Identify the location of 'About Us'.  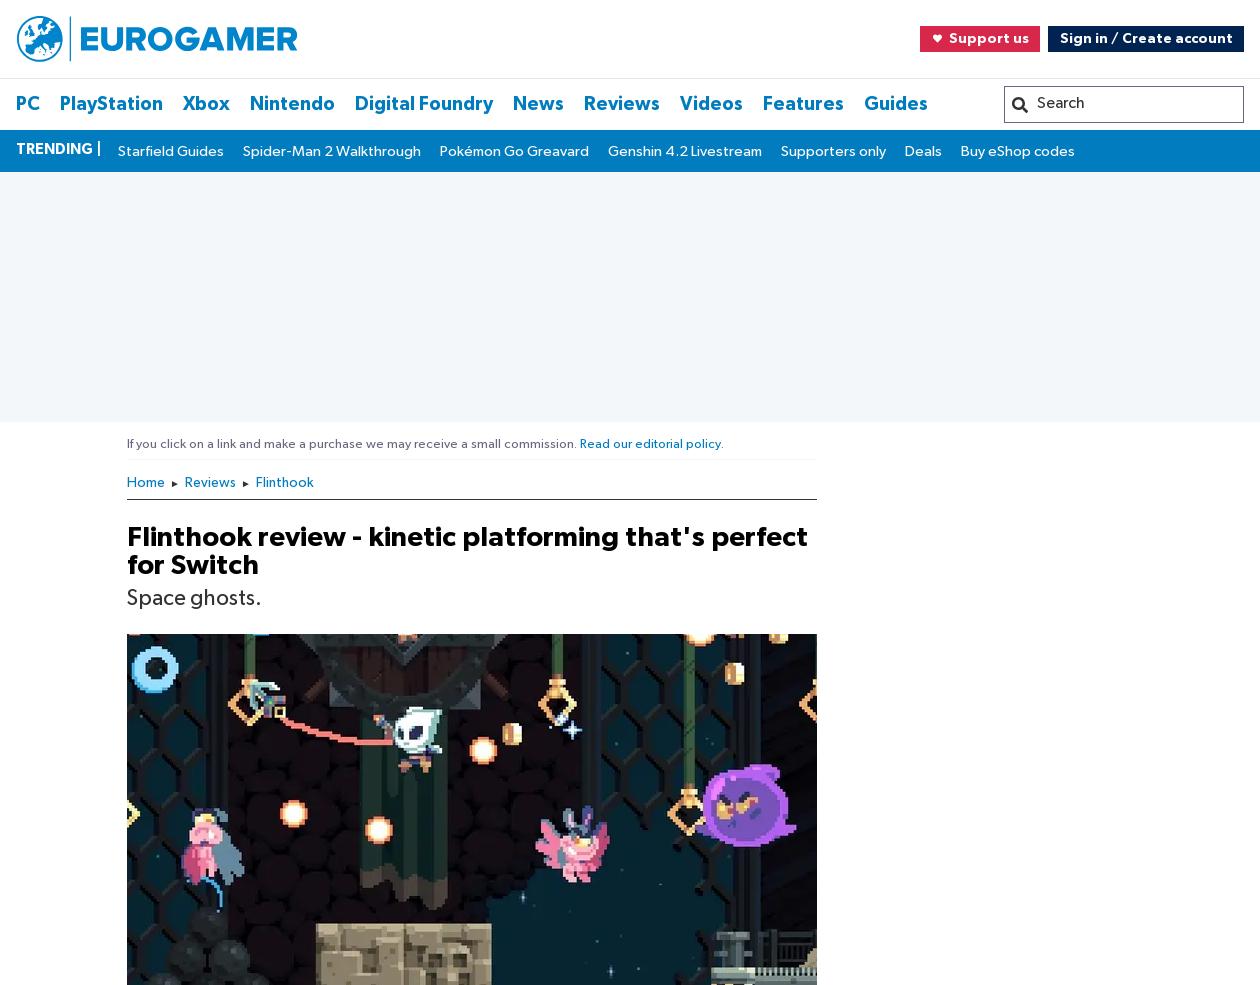
(71, 977).